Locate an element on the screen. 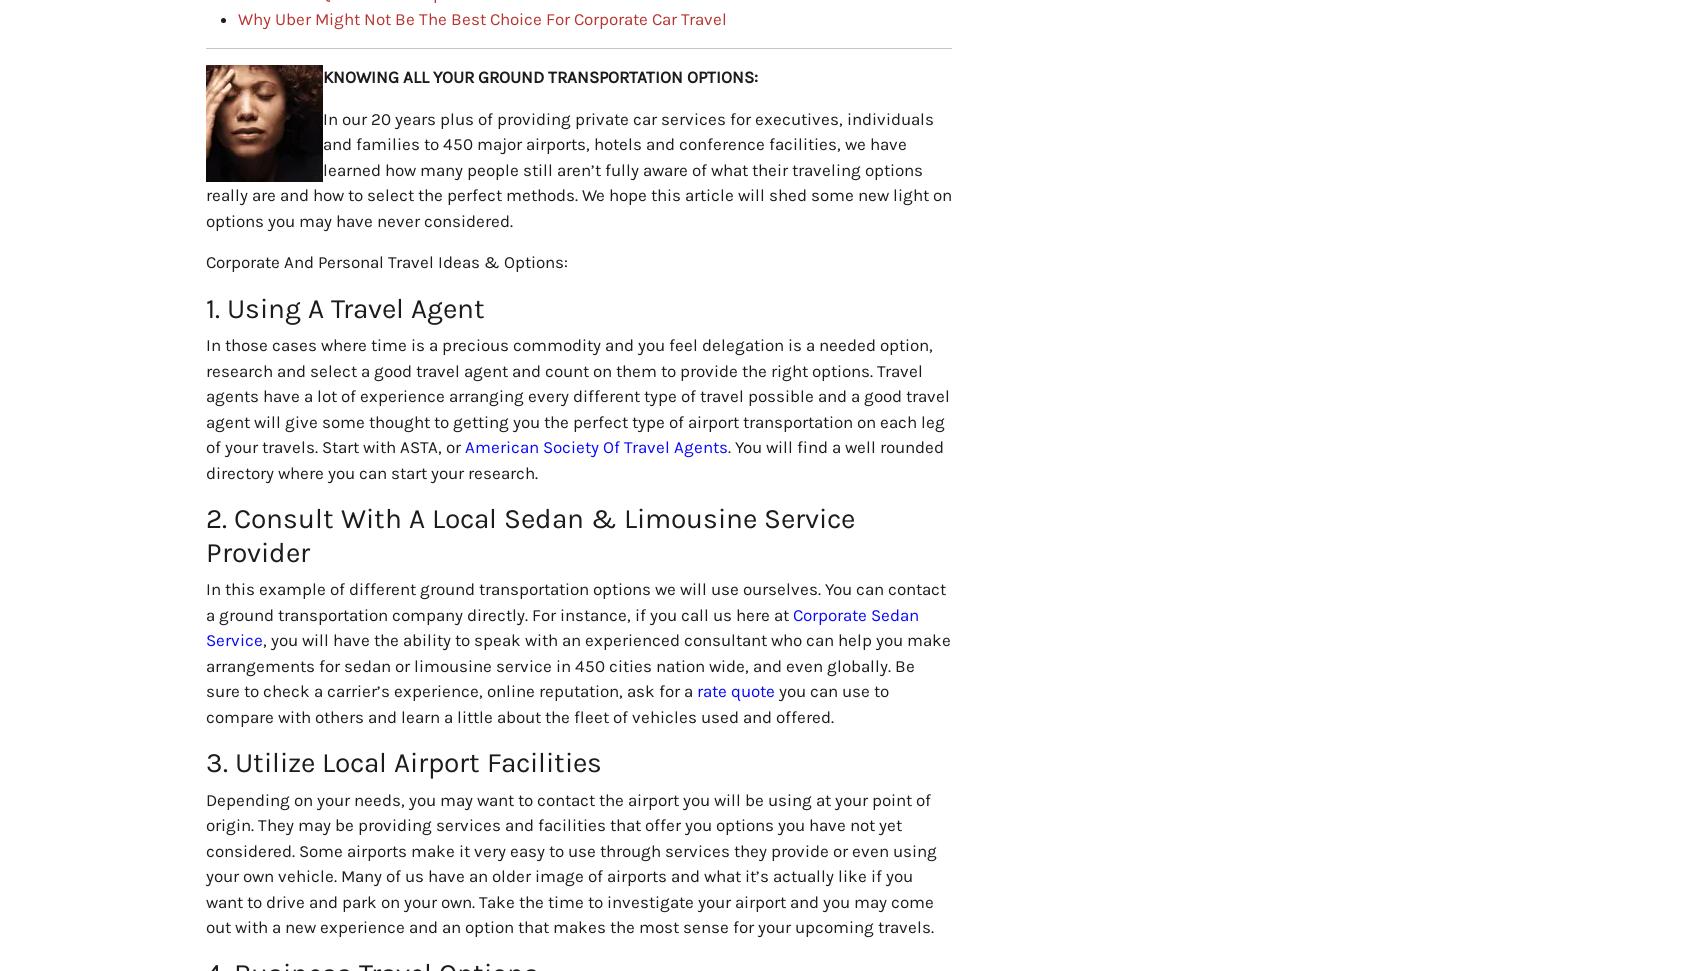 This screenshot has width=1707, height=971. 'Hourly Transportation' is located at coordinates (946, 845).